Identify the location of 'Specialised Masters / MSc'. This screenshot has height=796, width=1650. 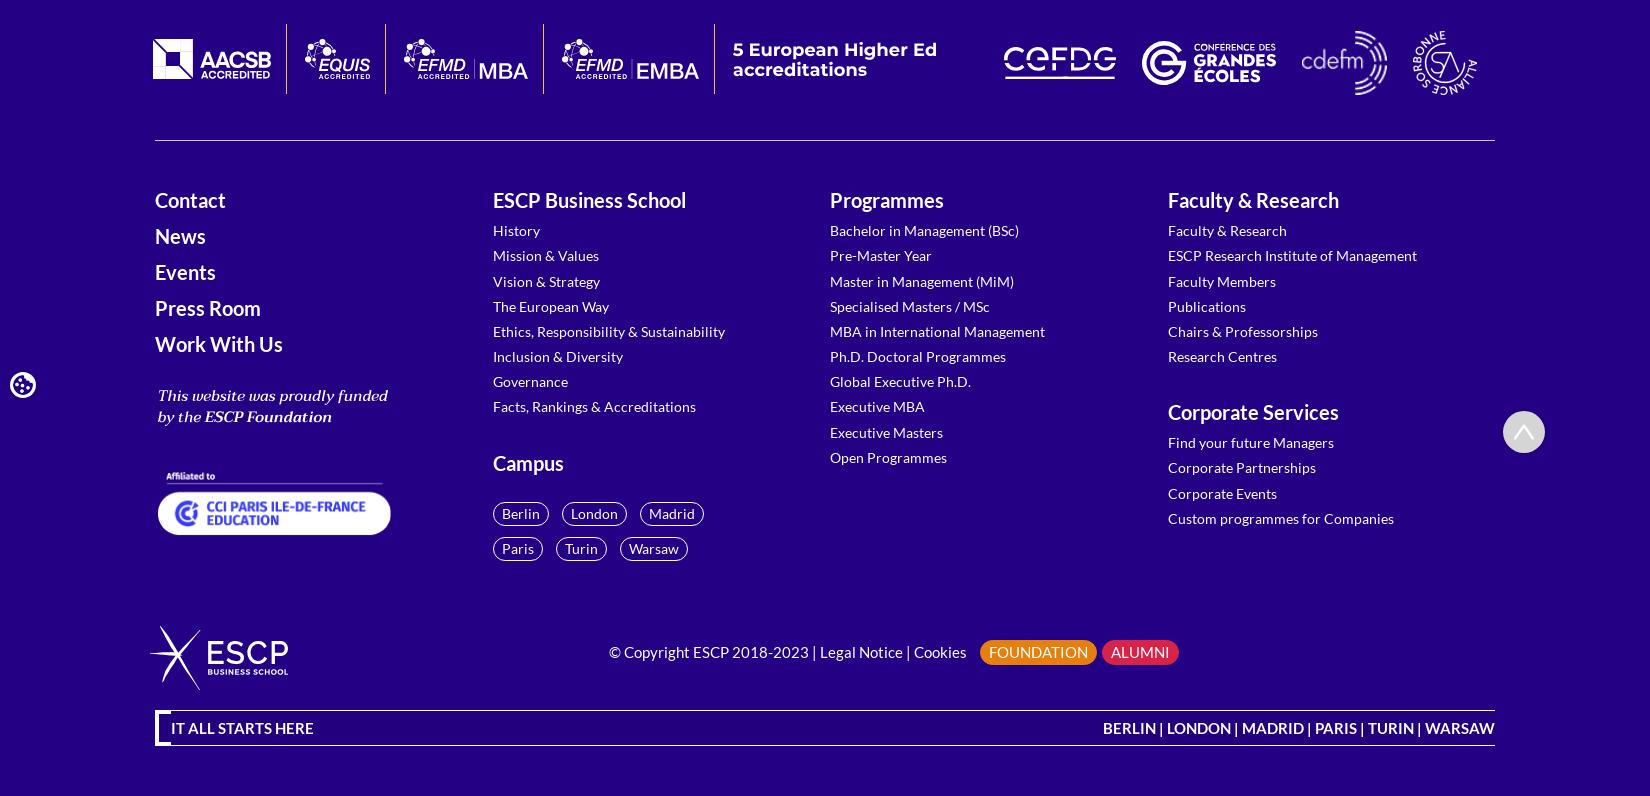
(909, 305).